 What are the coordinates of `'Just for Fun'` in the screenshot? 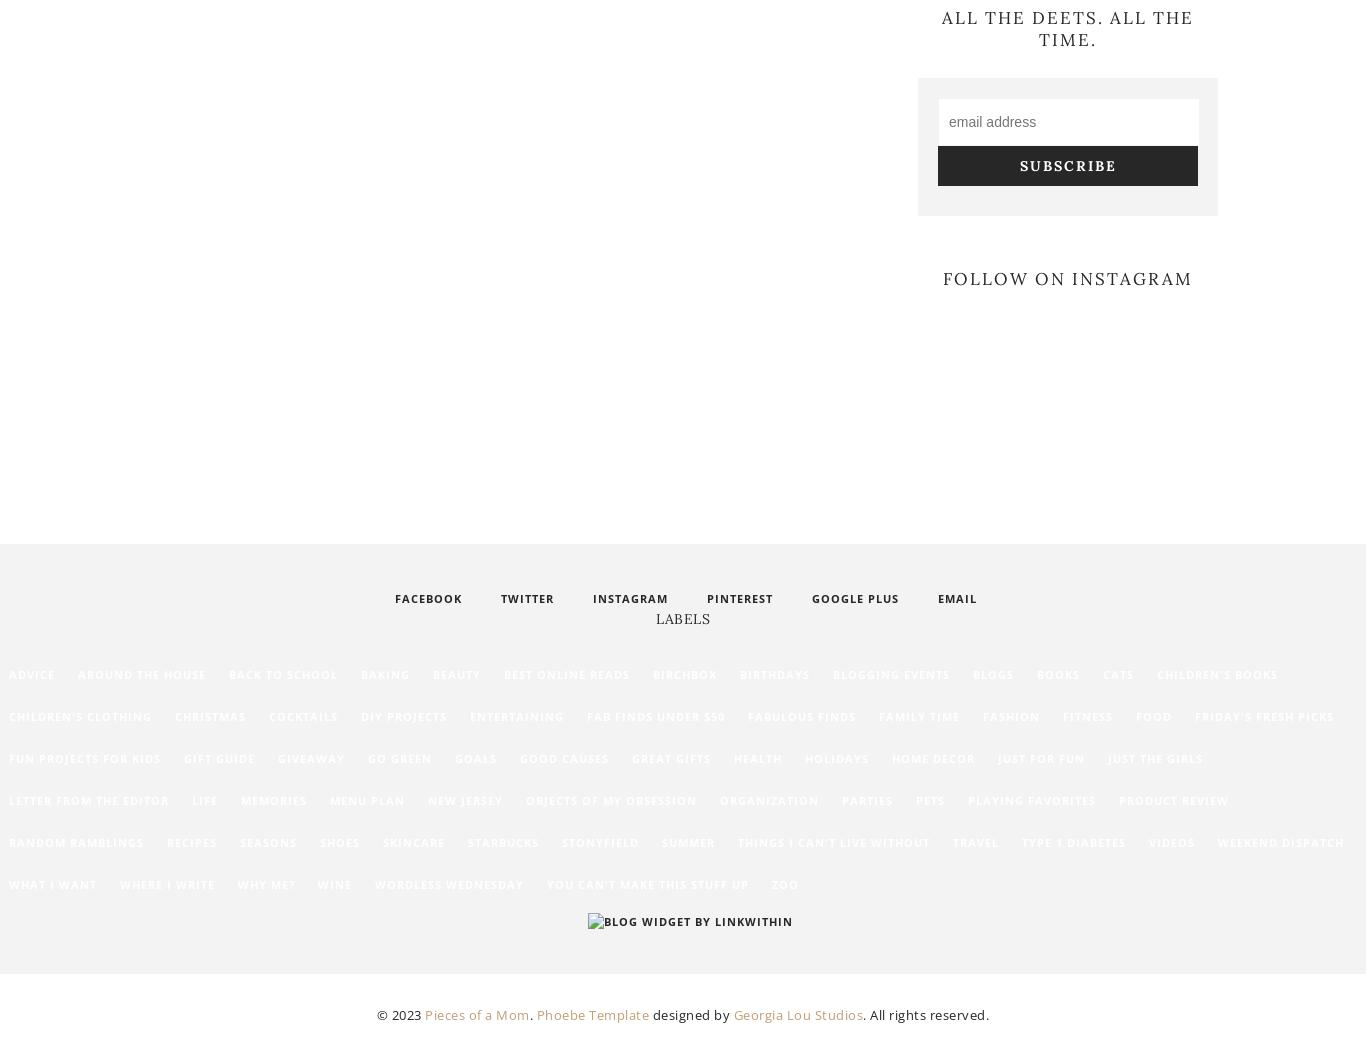 It's located at (1040, 758).